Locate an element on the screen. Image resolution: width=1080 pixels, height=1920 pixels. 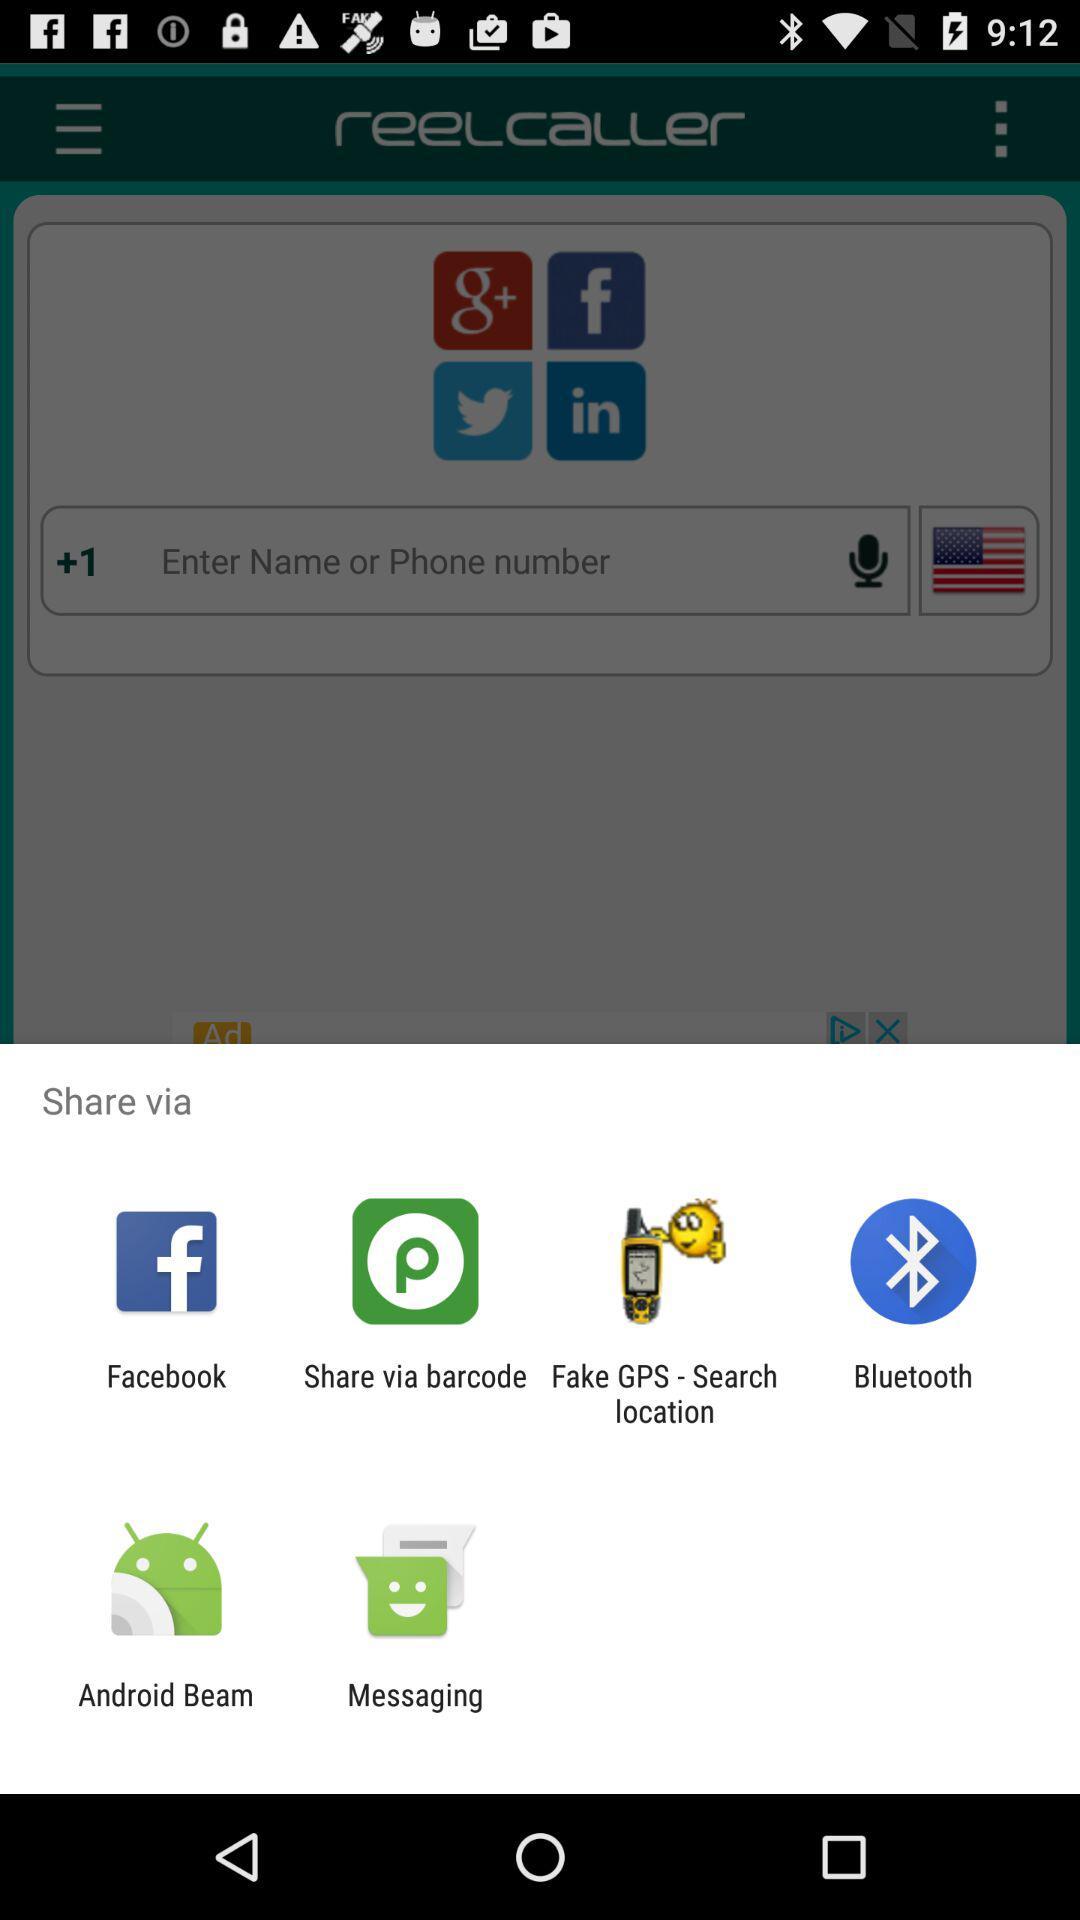
item to the right of share via barcode icon is located at coordinates (664, 1392).